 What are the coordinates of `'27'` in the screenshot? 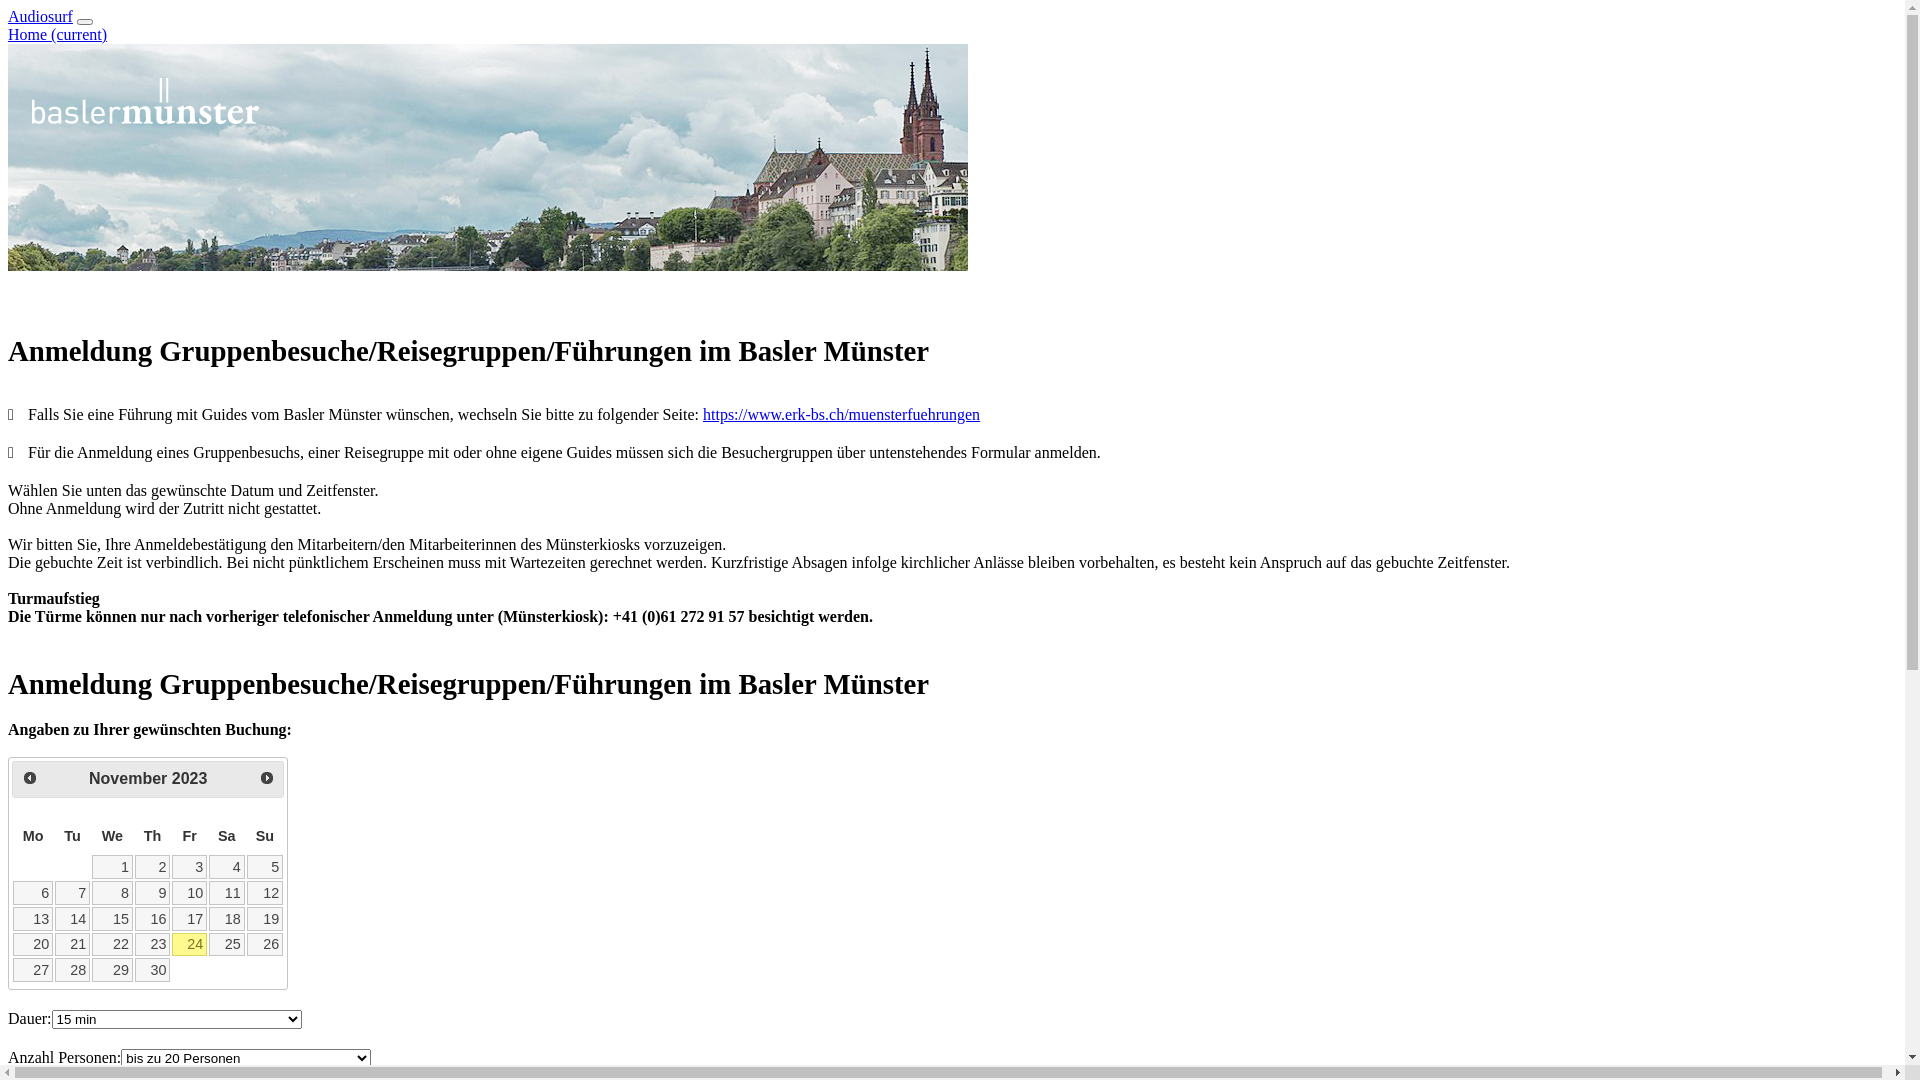 It's located at (33, 968).